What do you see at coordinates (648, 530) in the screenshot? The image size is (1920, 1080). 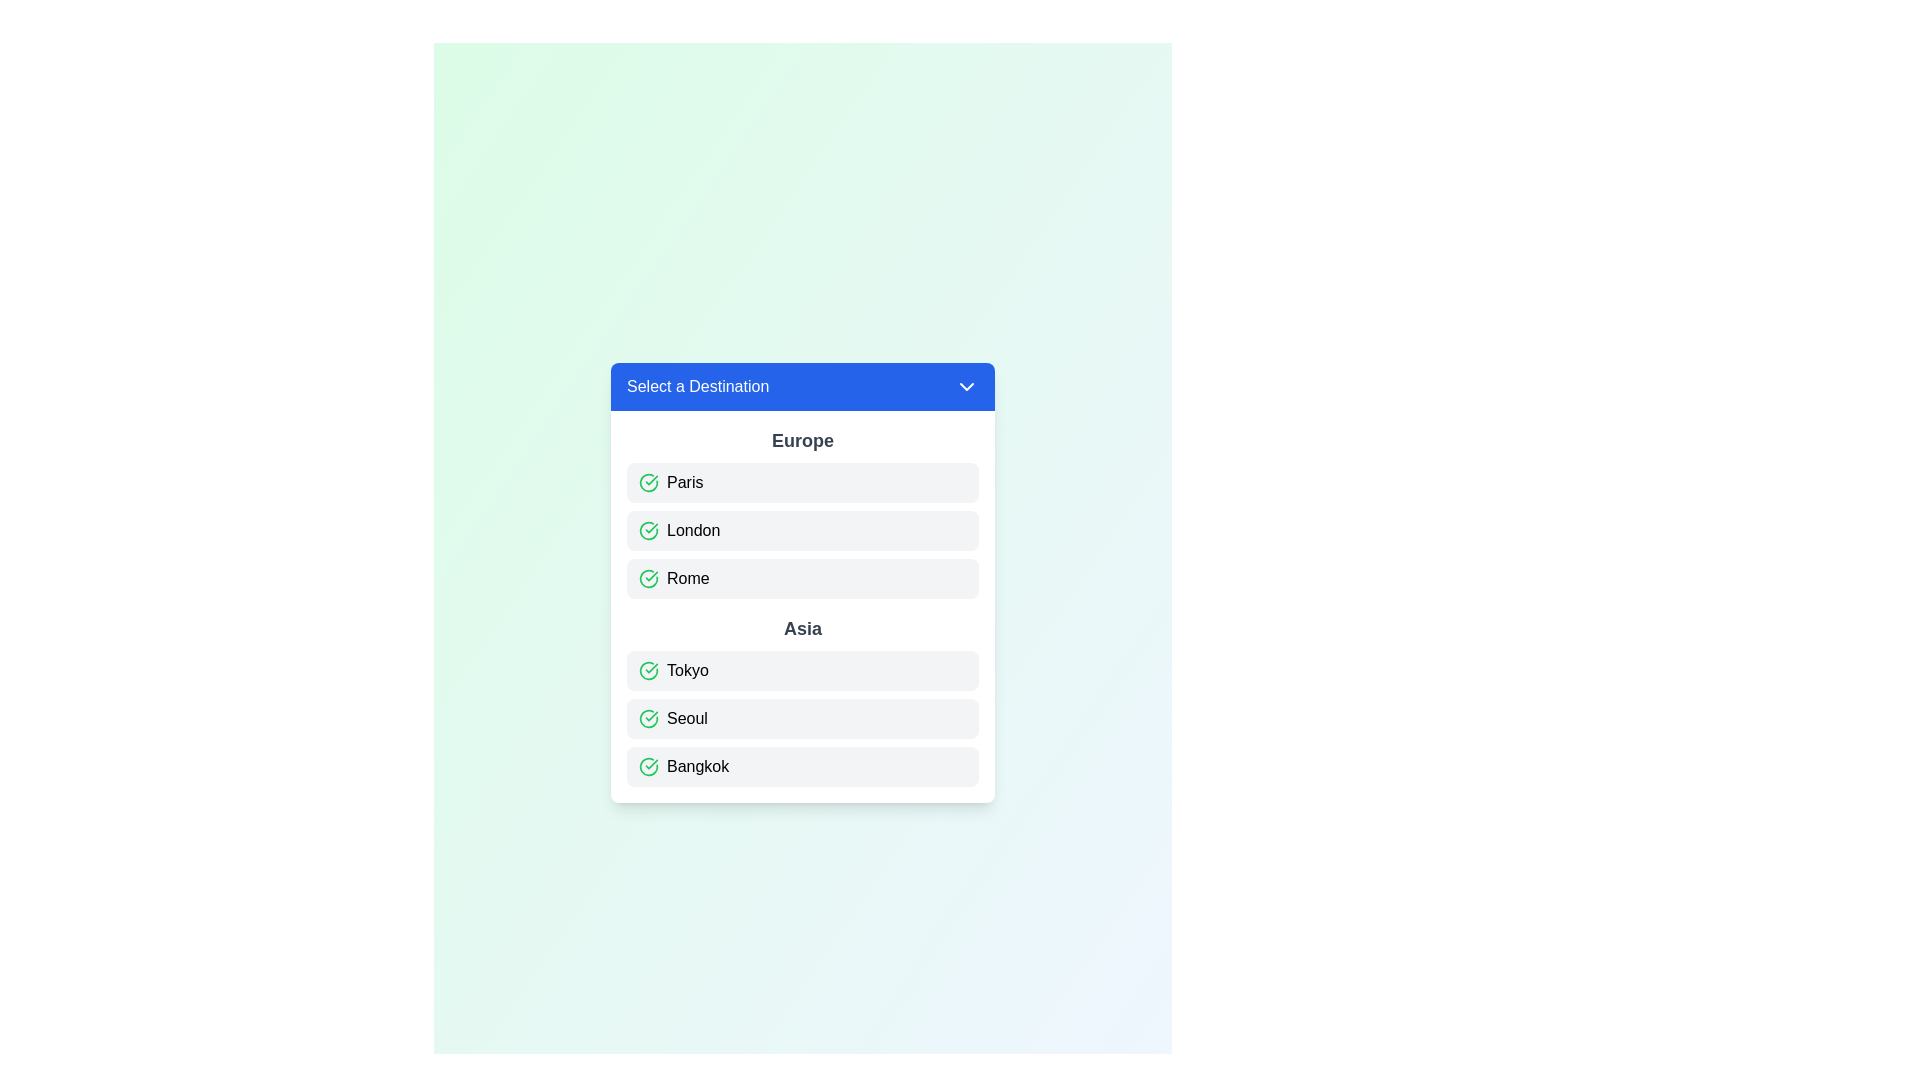 I see `the circular icon with a green checkmark next to the text 'London'` at bounding box center [648, 530].